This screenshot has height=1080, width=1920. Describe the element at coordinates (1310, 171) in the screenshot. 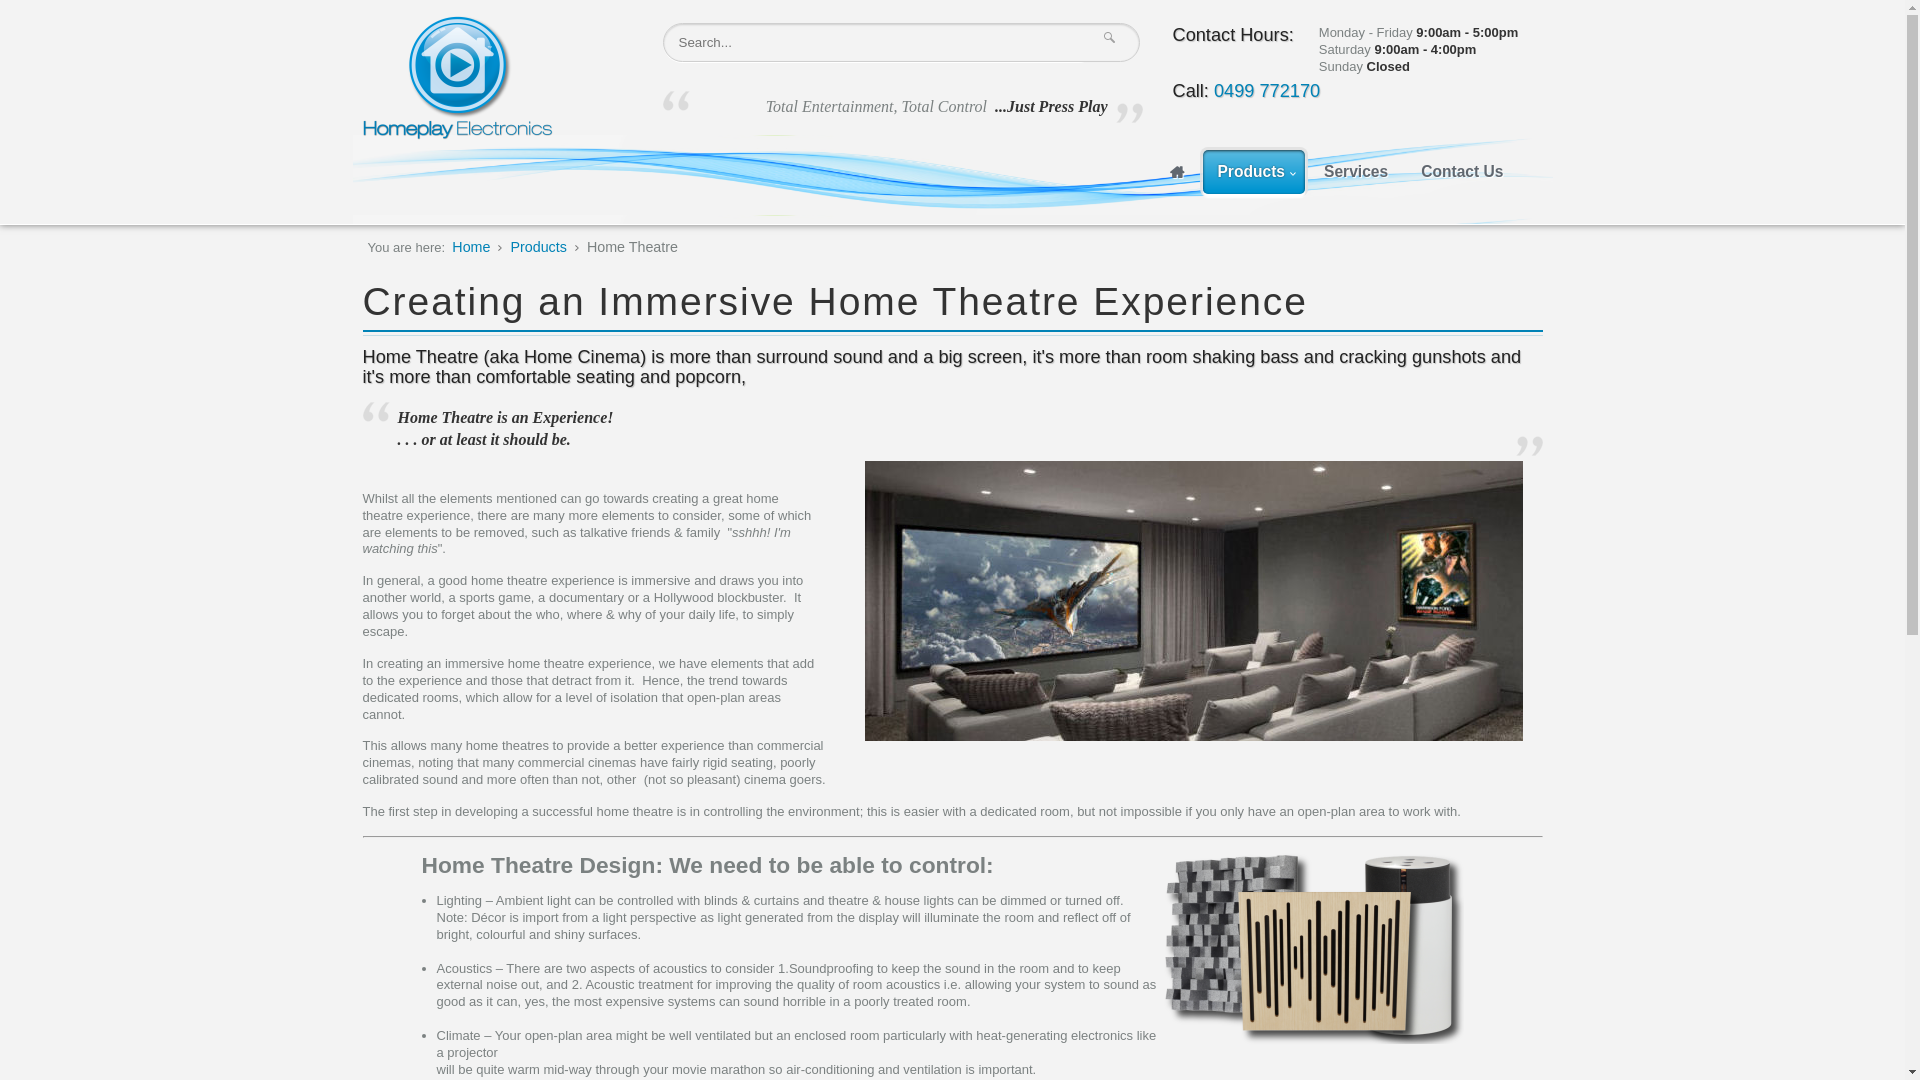

I see `'Services'` at that location.